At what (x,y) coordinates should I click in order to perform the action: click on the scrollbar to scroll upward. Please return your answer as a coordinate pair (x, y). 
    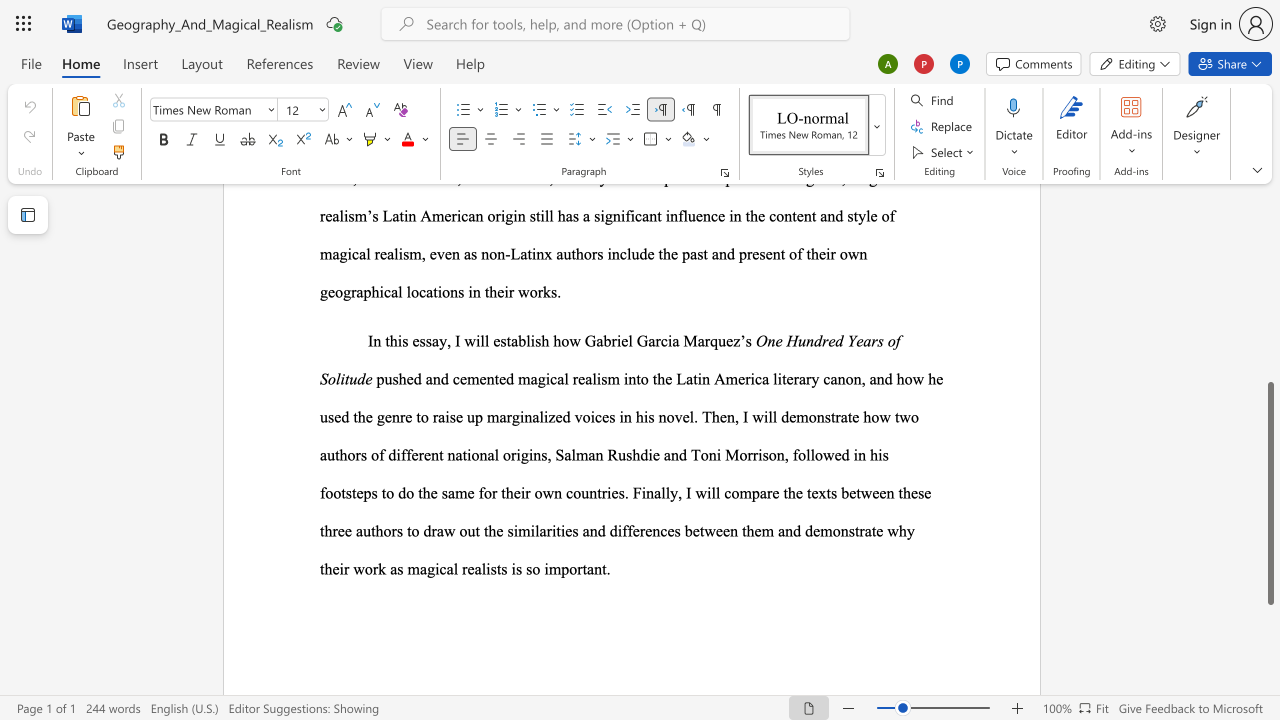
    Looking at the image, I should click on (1269, 300).